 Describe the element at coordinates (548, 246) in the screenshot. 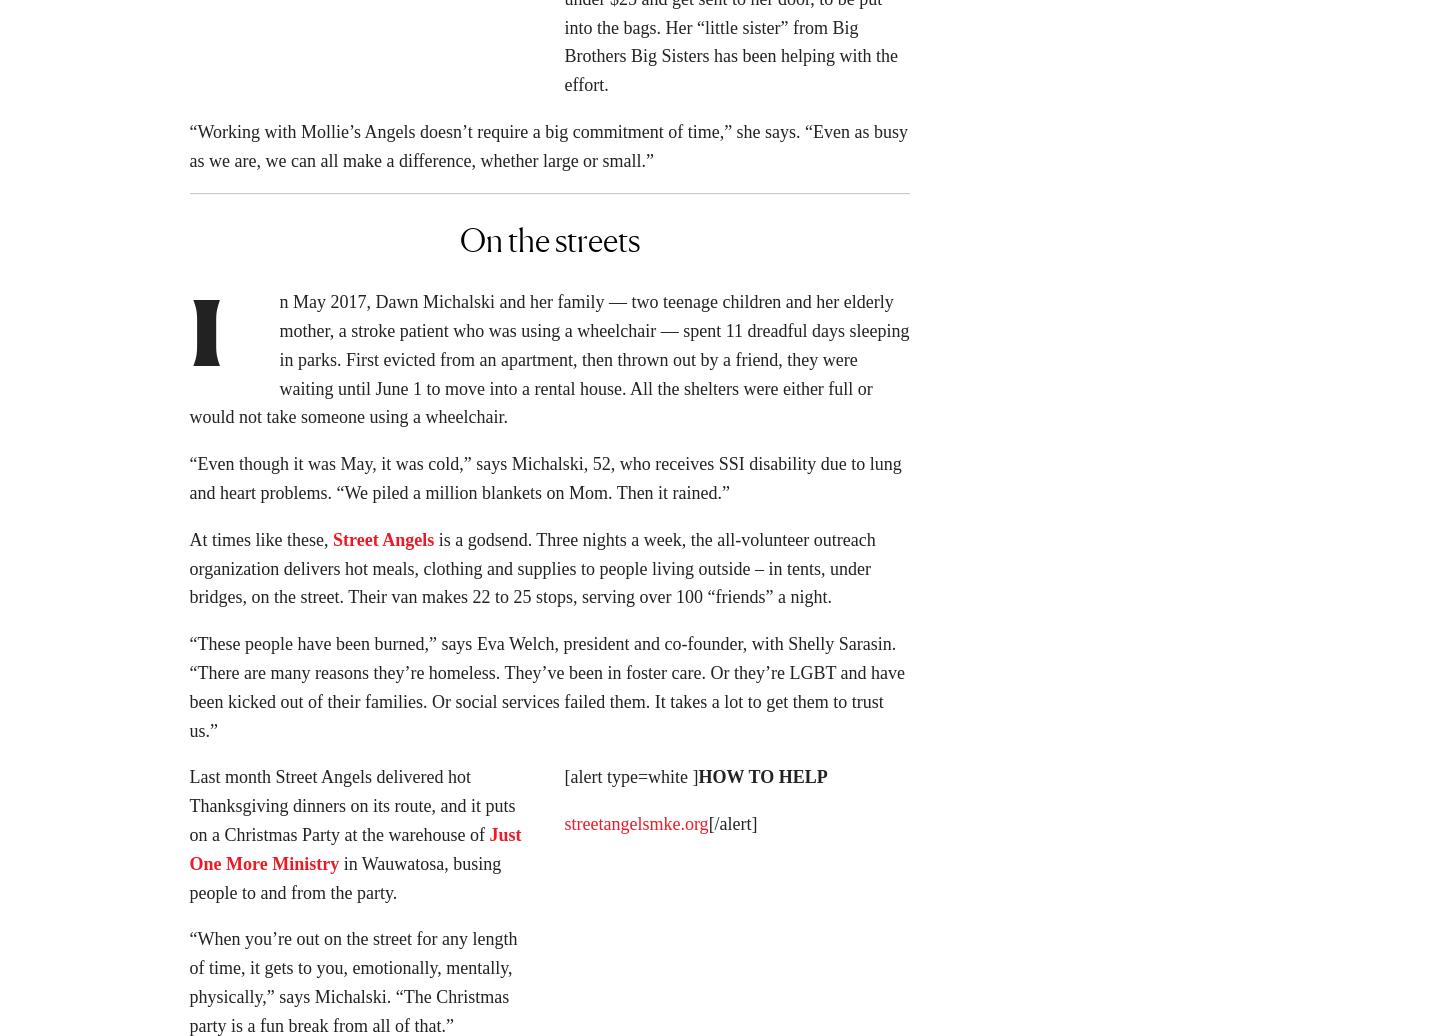

I see `'On the streets'` at that location.